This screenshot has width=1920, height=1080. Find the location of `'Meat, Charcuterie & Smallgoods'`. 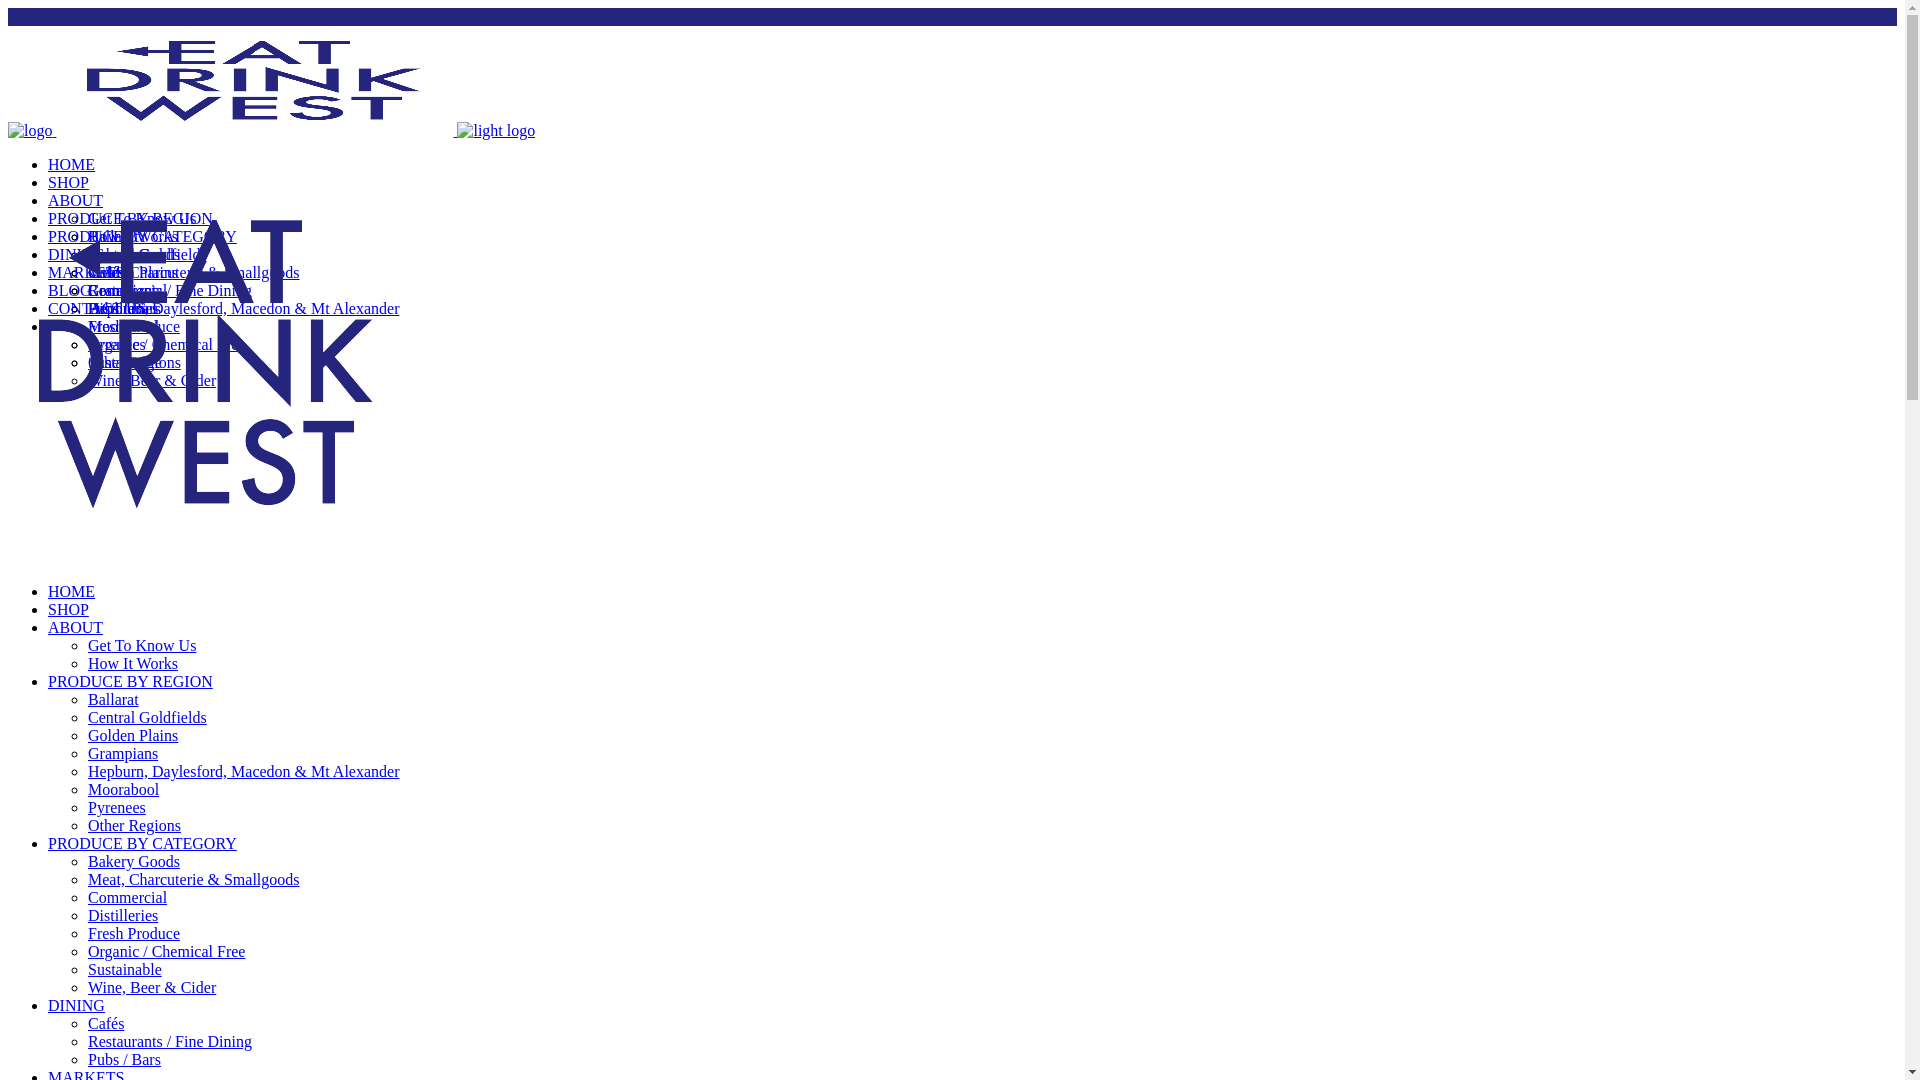

'Meat, Charcuterie & Smallgoods' is located at coordinates (193, 878).